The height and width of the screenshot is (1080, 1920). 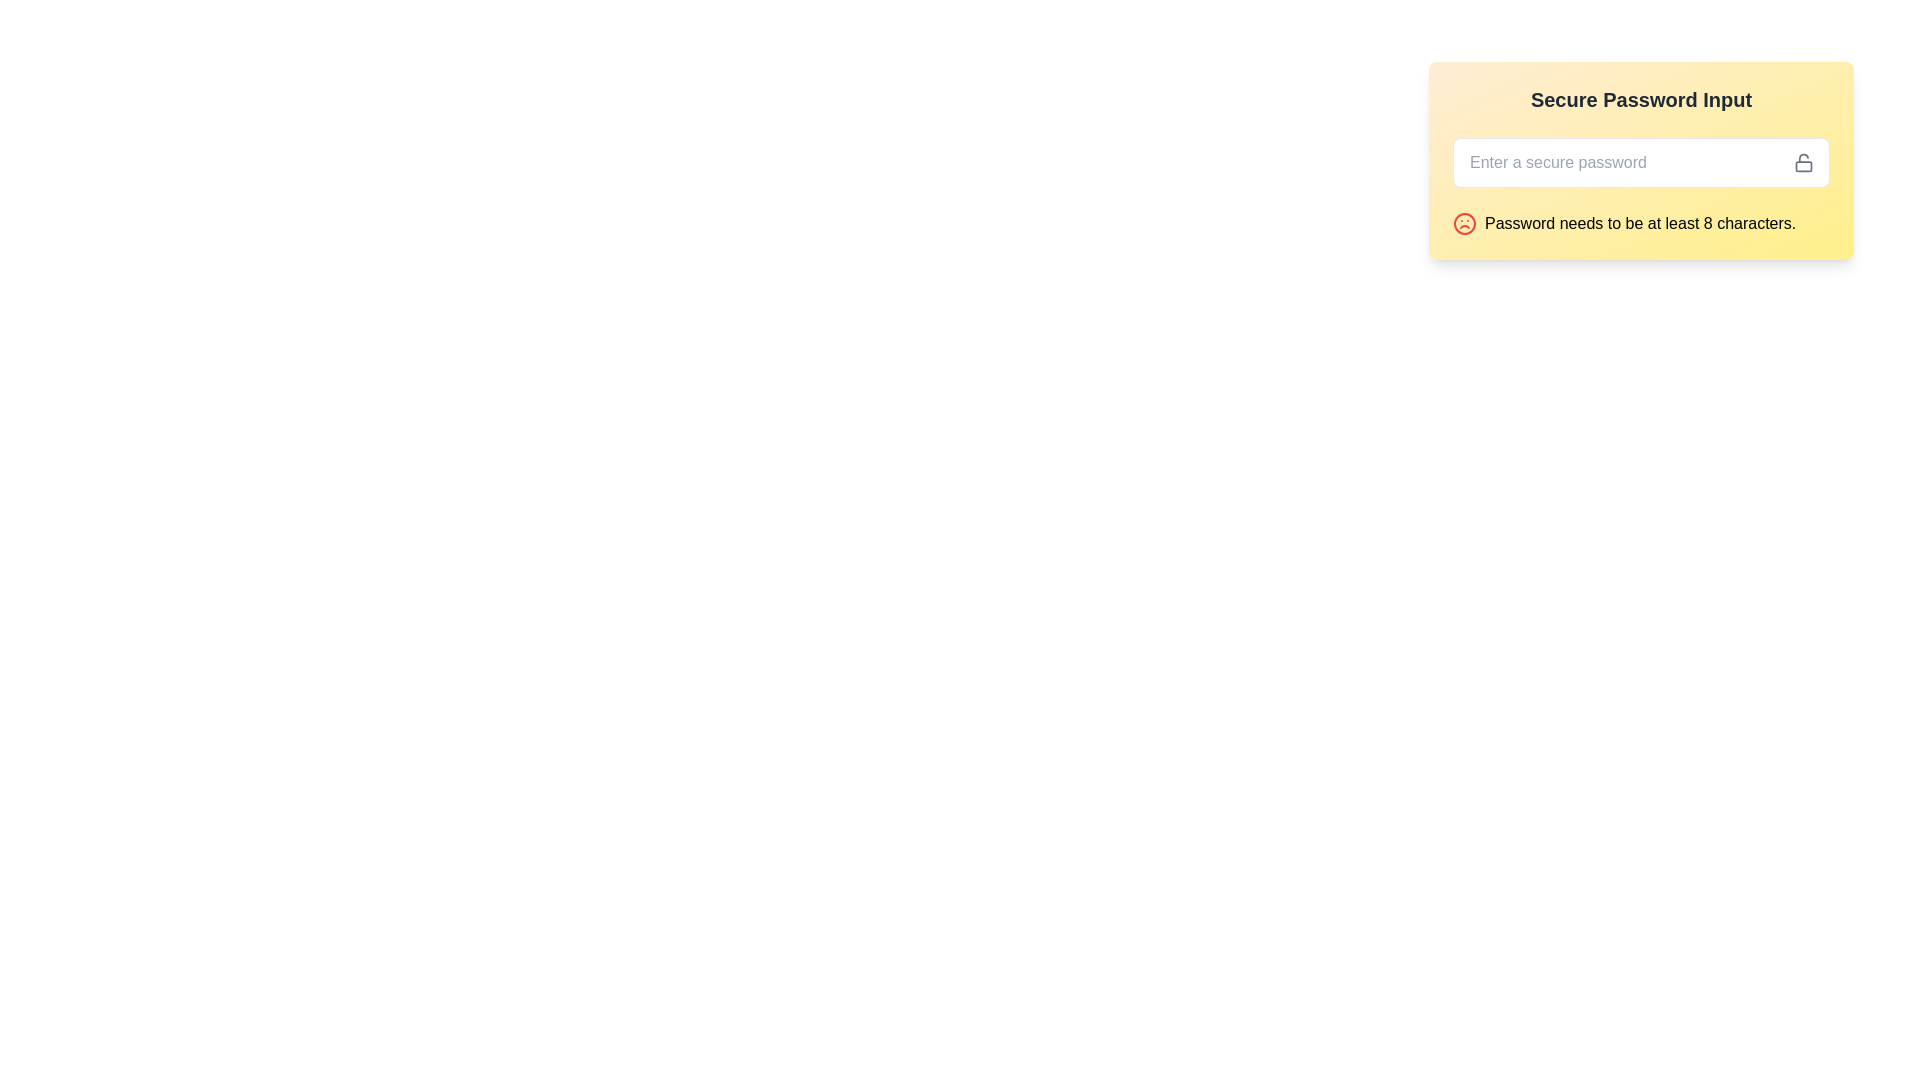 What do you see at coordinates (1811, 161) in the screenshot?
I see `the gray open padlock icon button located at the far right of the password input field` at bounding box center [1811, 161].